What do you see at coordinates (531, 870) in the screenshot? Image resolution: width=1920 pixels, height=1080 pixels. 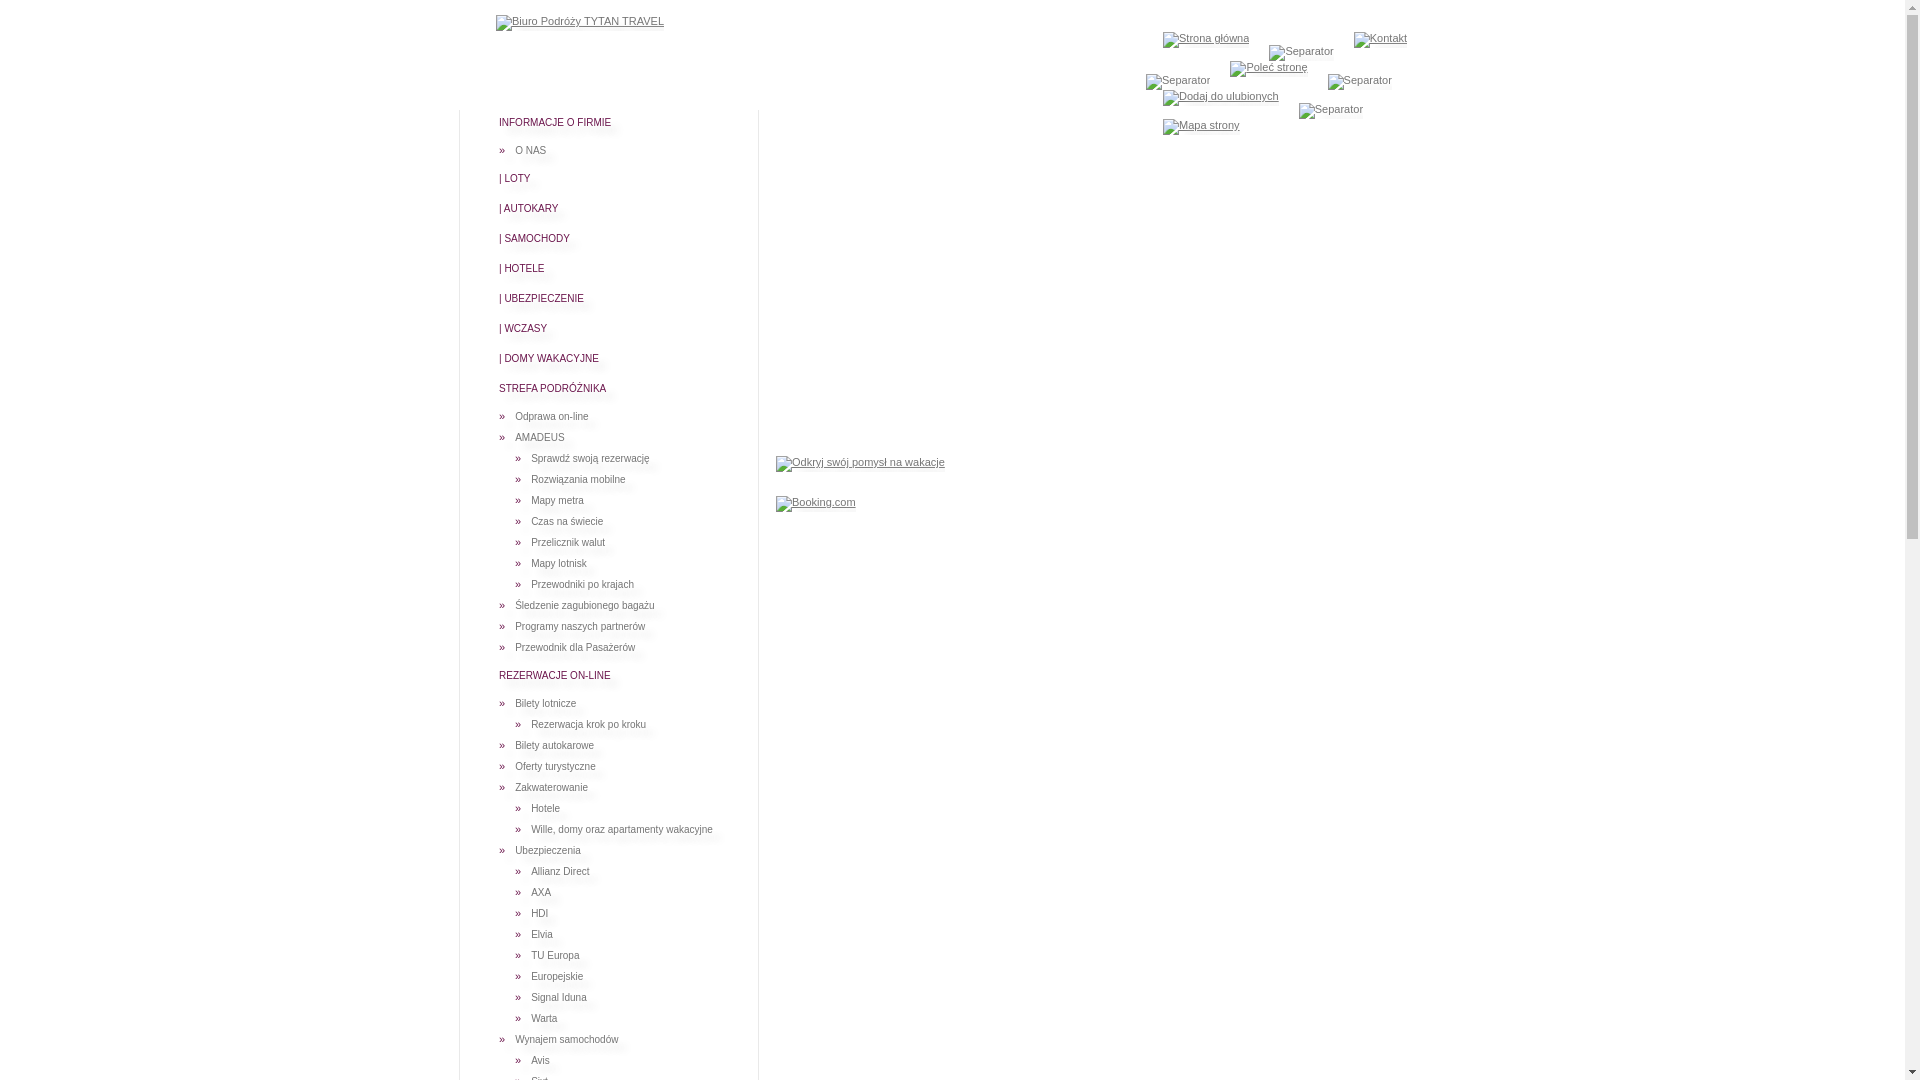 I see `'Allianz Direct'` at bounding box center [531, 870].